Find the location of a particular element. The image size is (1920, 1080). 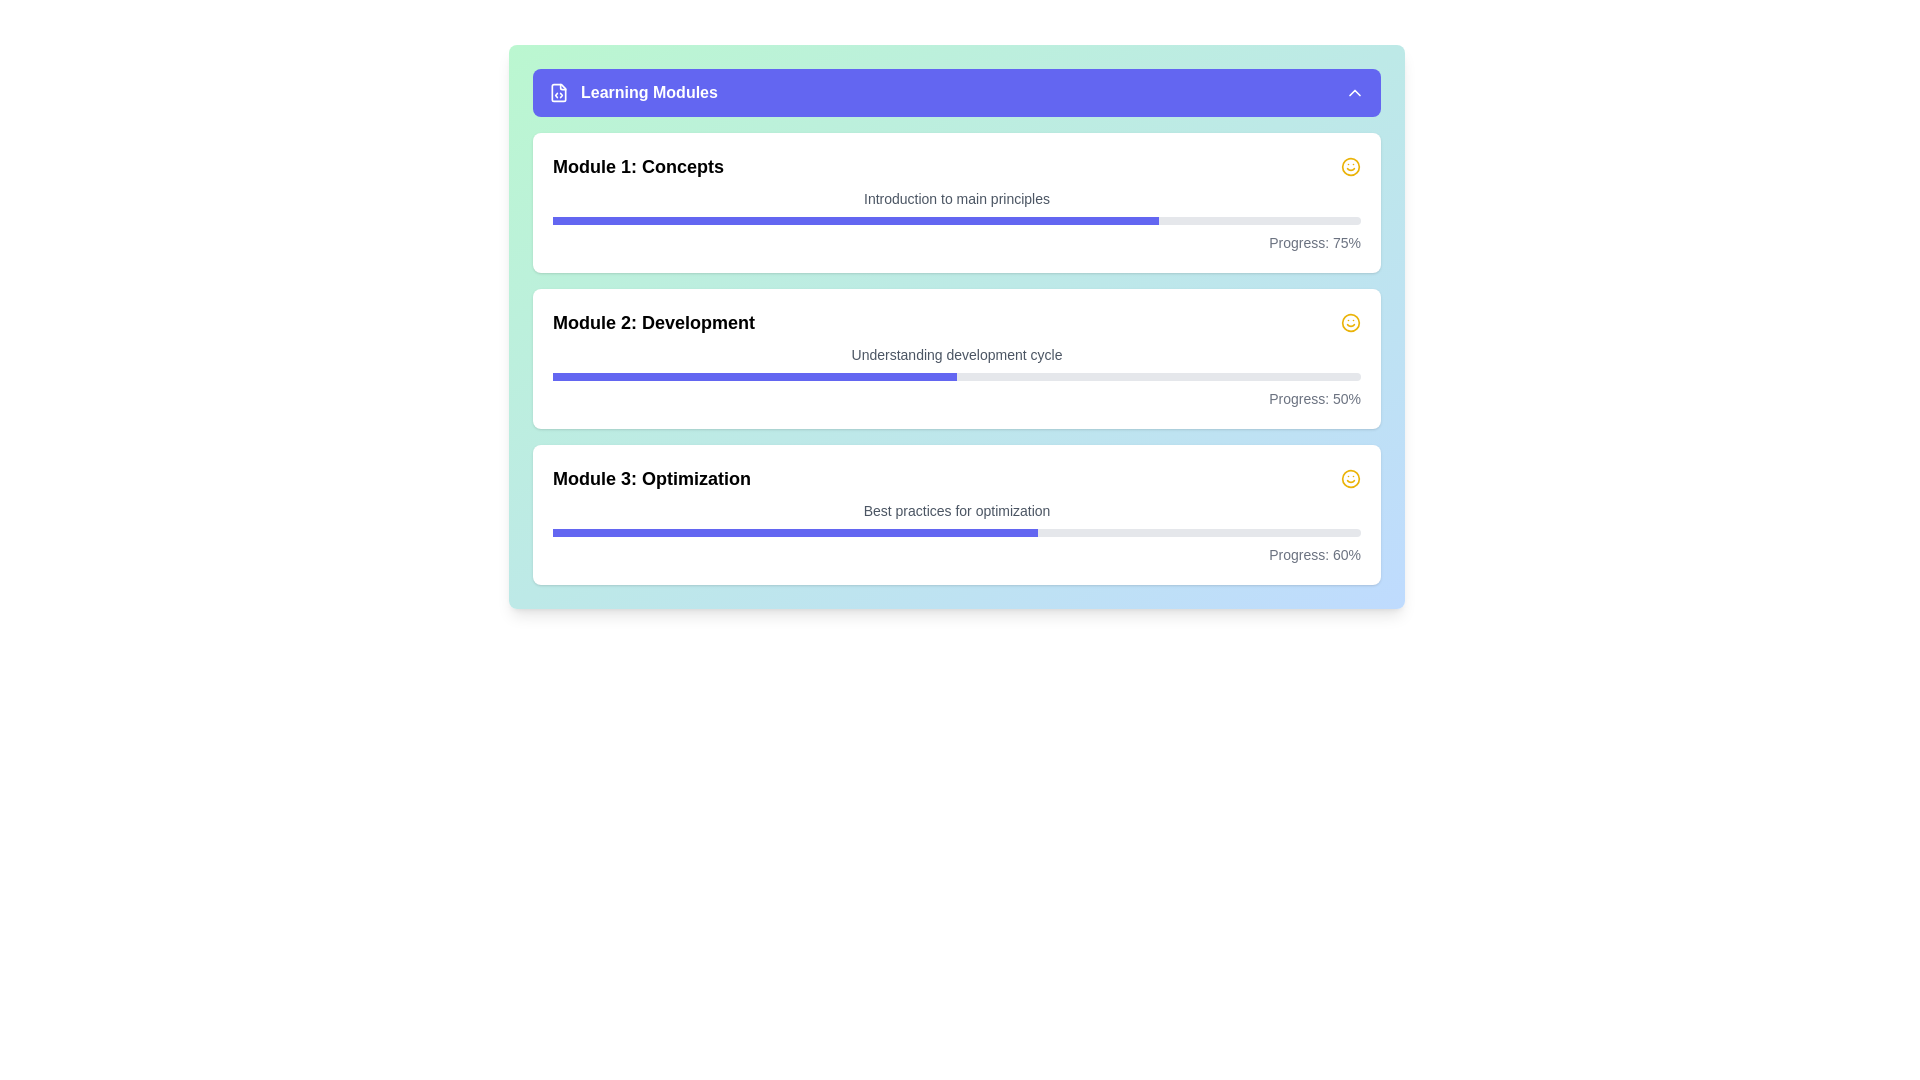

the progress visually on the horizontal progress bar with a light-gray background and indigo filled segment, located within the 'Module 2: Development' card is located at coordinates (955, 377).